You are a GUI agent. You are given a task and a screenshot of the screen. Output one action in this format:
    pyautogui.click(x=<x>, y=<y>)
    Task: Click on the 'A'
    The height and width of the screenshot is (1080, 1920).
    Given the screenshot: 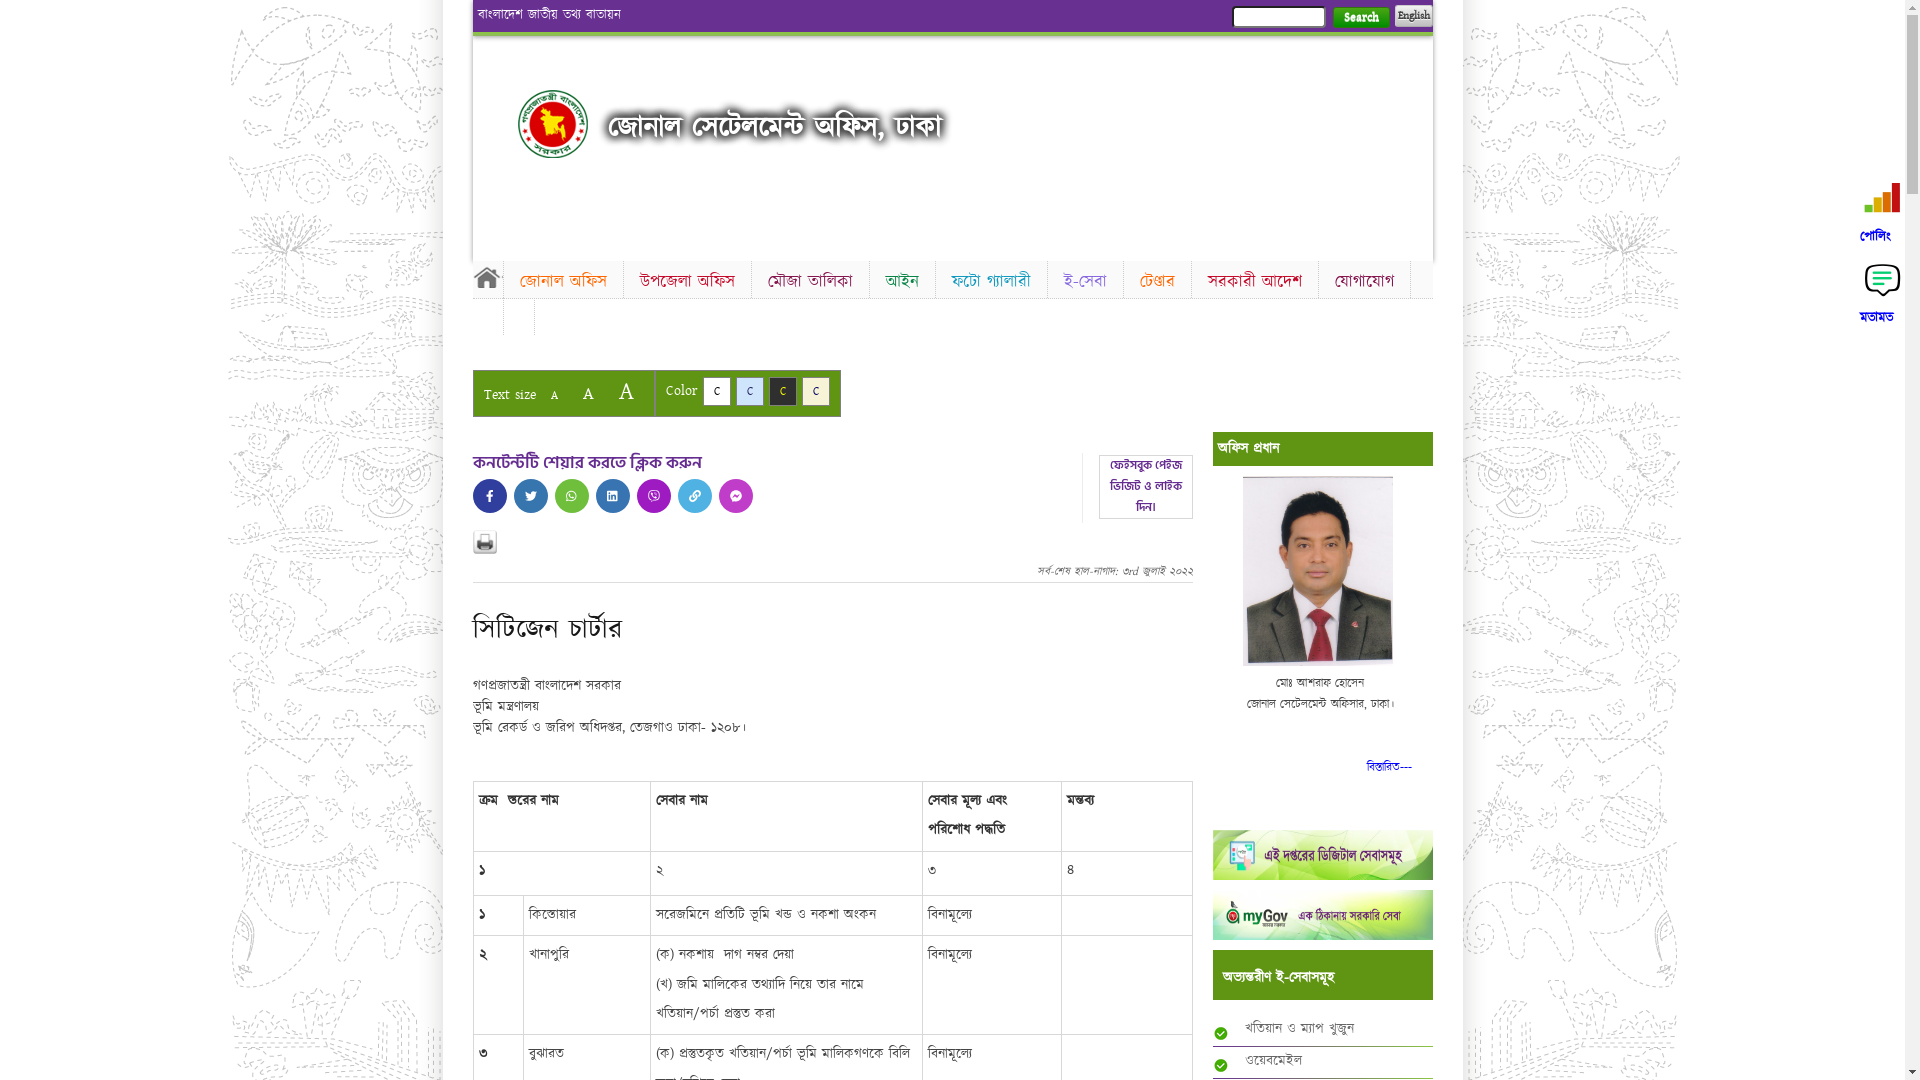 What is the action you would take?
    pyautogui.click(x=586, y=393)
    